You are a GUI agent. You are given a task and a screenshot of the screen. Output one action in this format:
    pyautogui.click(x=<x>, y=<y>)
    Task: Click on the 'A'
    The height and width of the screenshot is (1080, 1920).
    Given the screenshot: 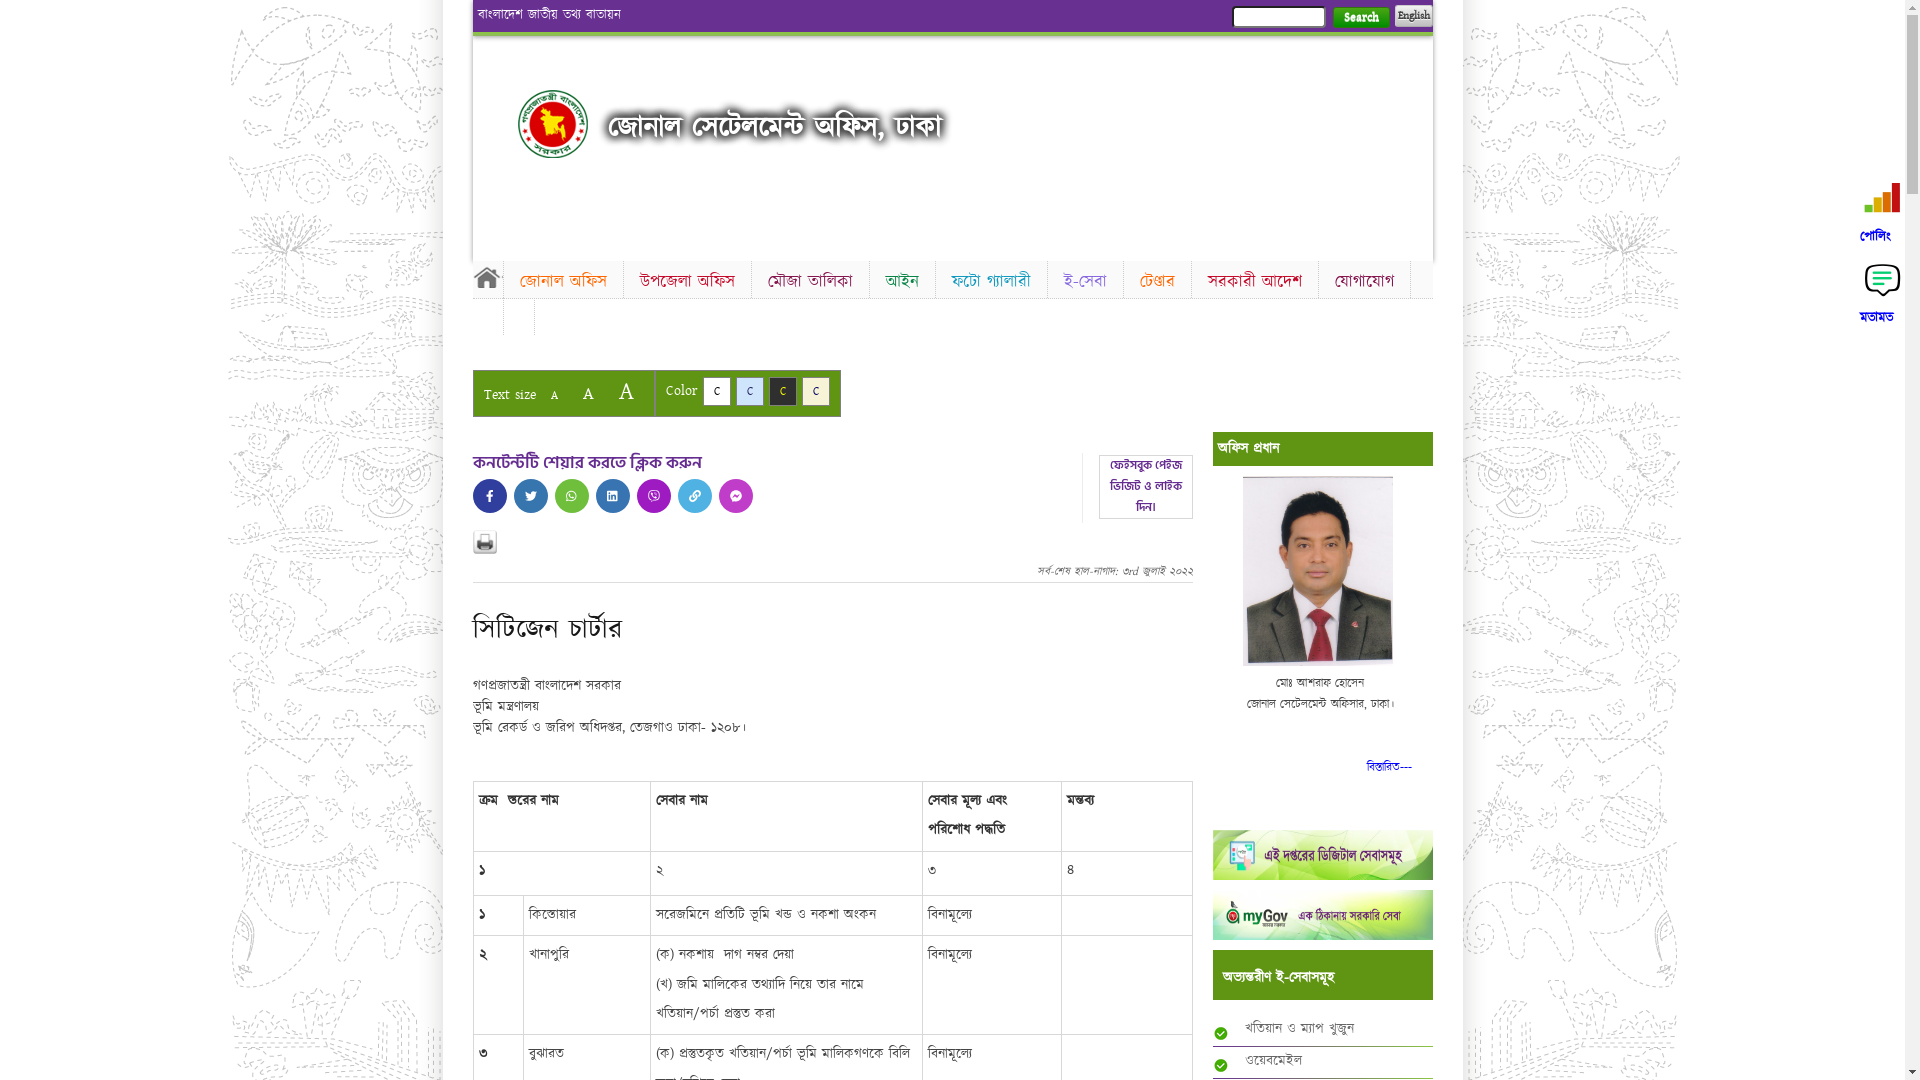 What is the action you would take?
    pyautogui.click(x=586, y=393)
    